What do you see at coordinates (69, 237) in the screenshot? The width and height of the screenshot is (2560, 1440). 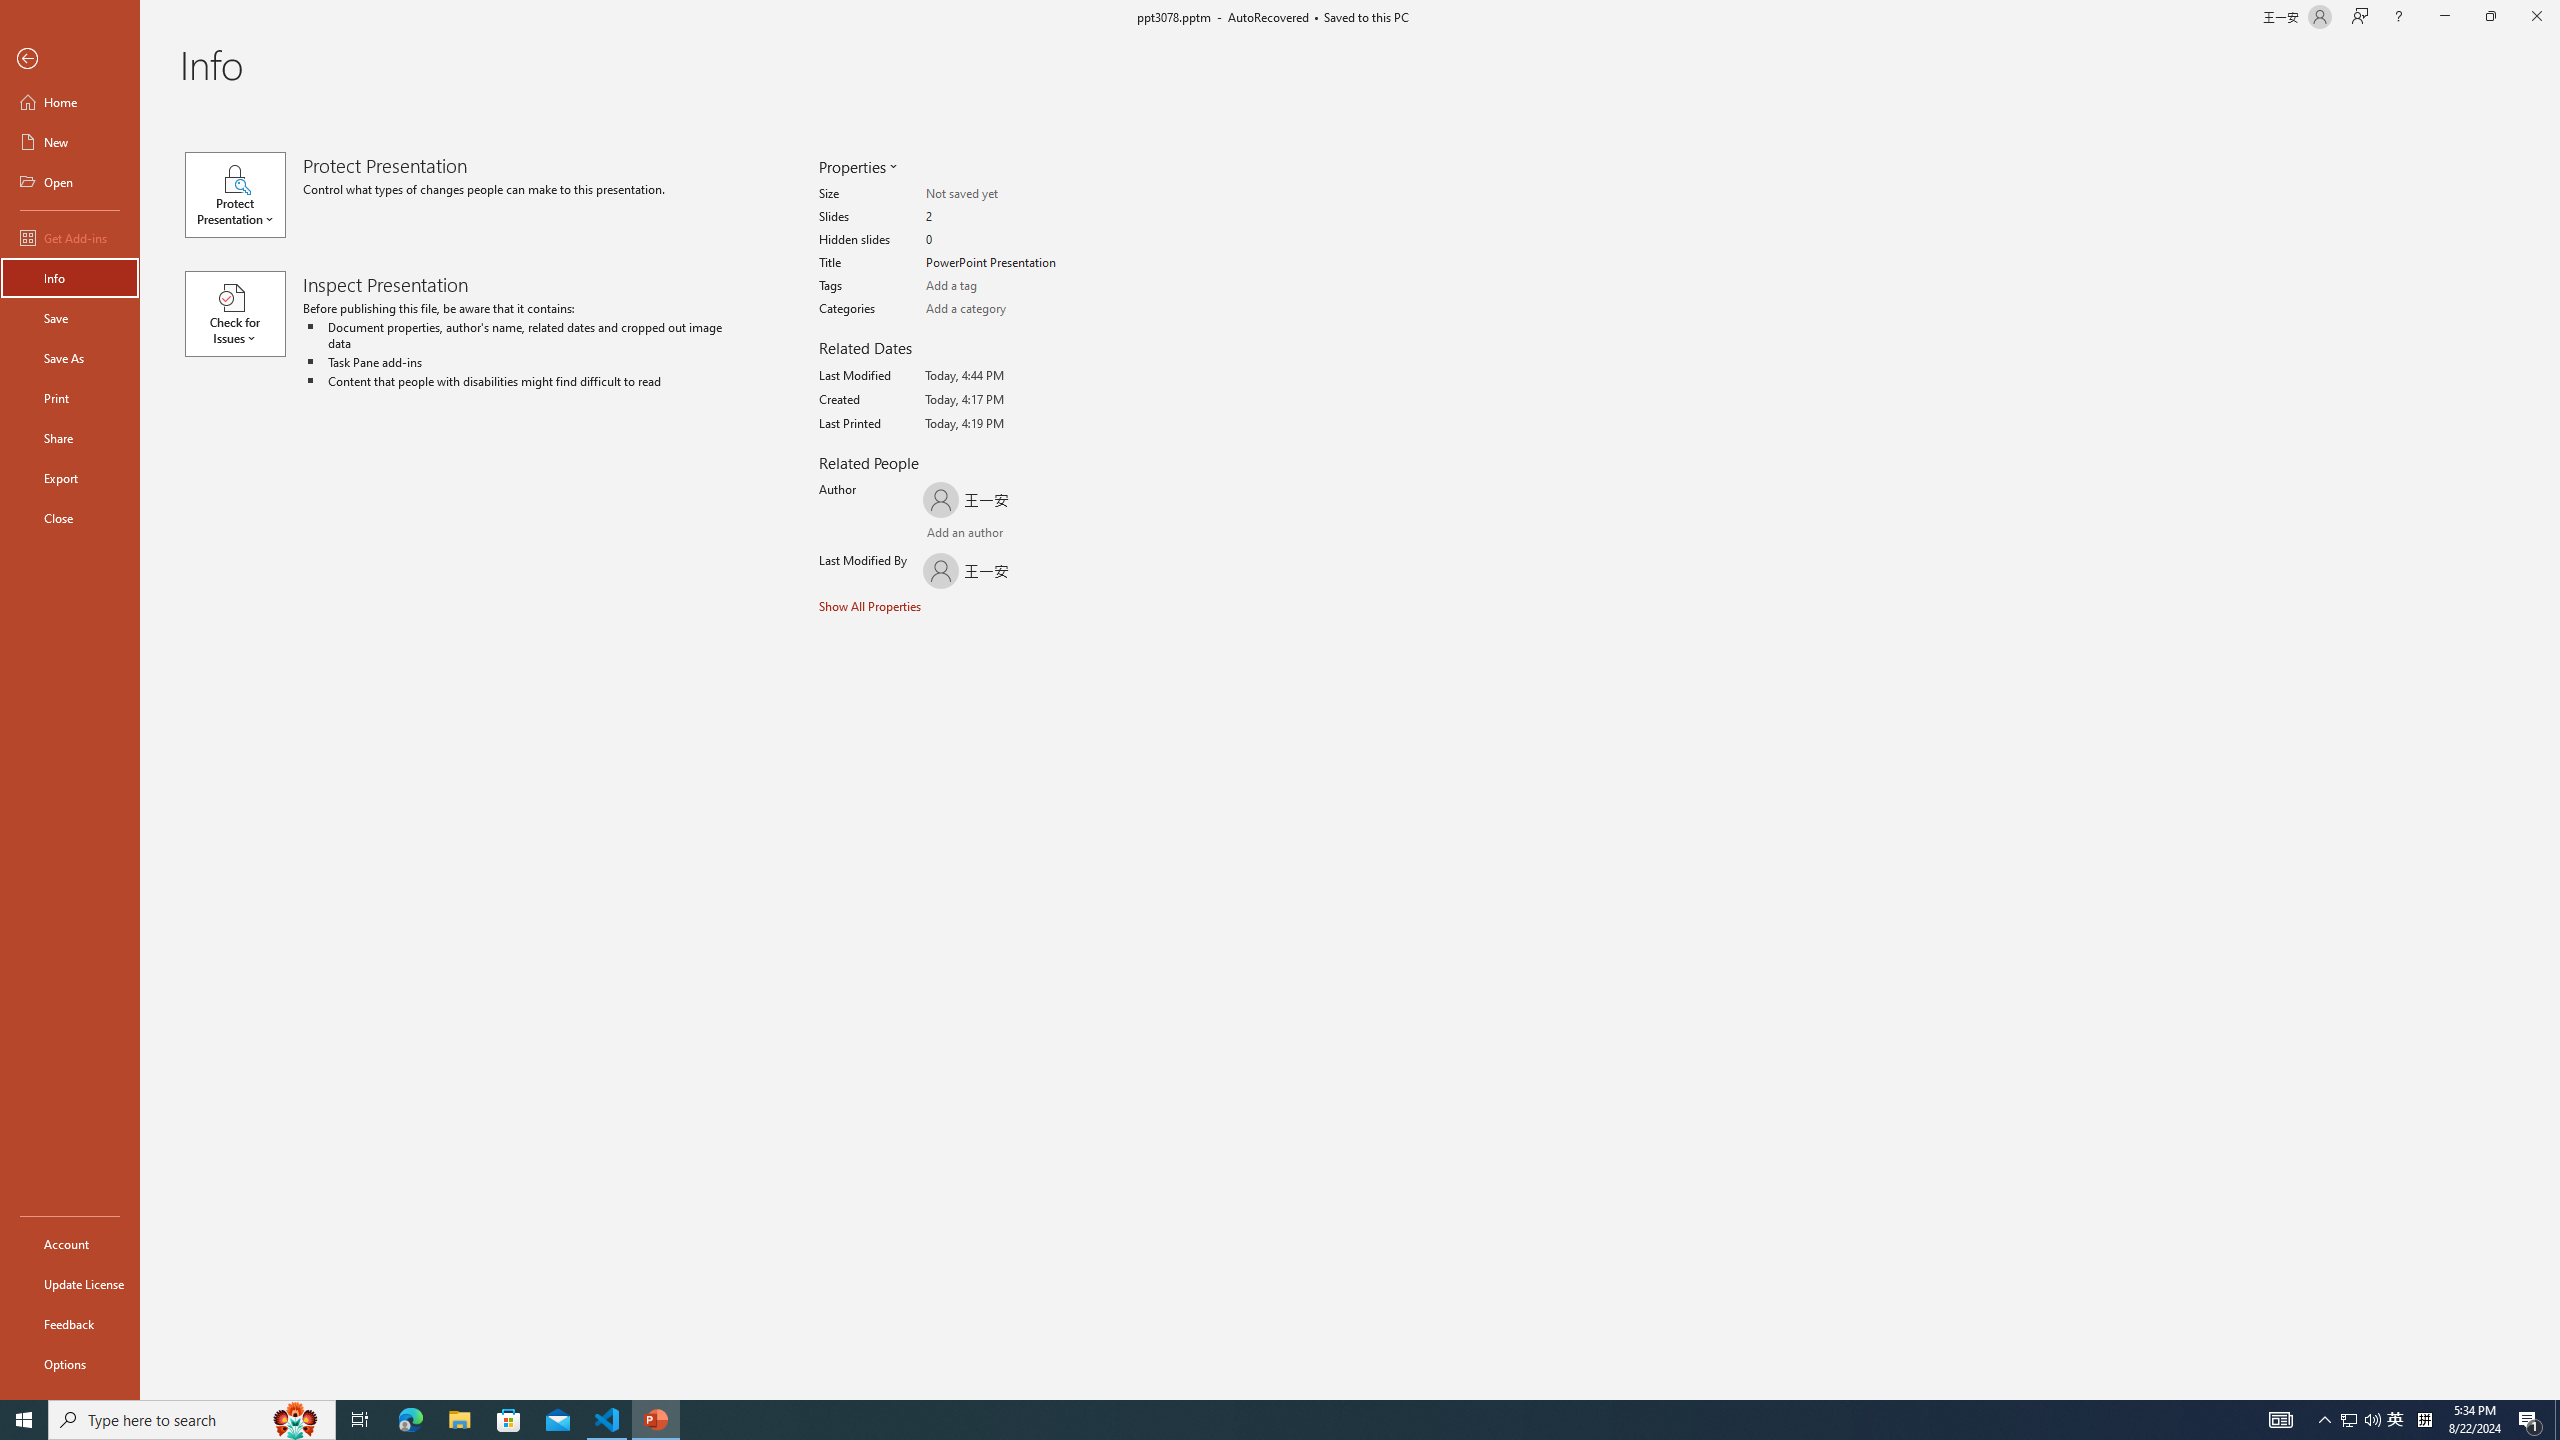 I see `'Get Add-ins'` at bounding box center [69, 237].